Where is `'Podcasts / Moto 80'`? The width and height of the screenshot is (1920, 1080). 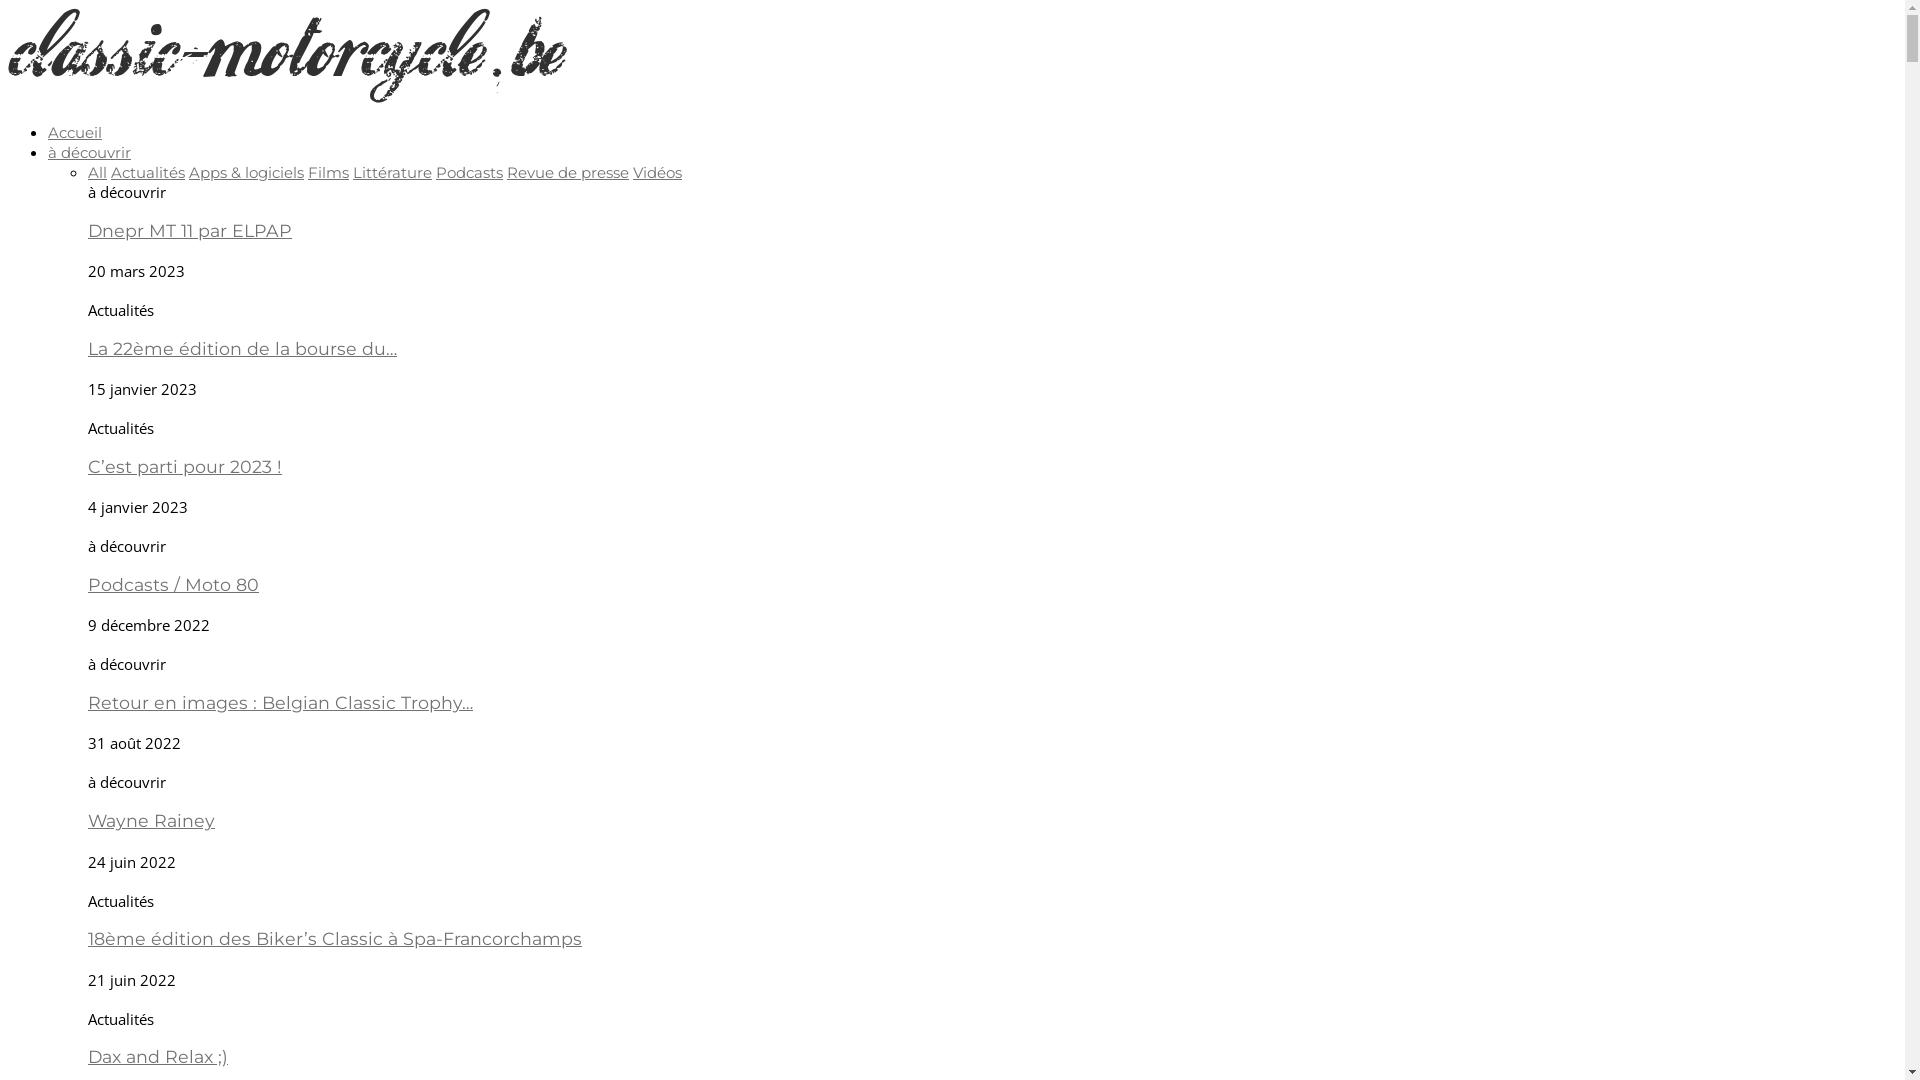 'Podcasts / Moto 80' is located at coordinates (173, 584).